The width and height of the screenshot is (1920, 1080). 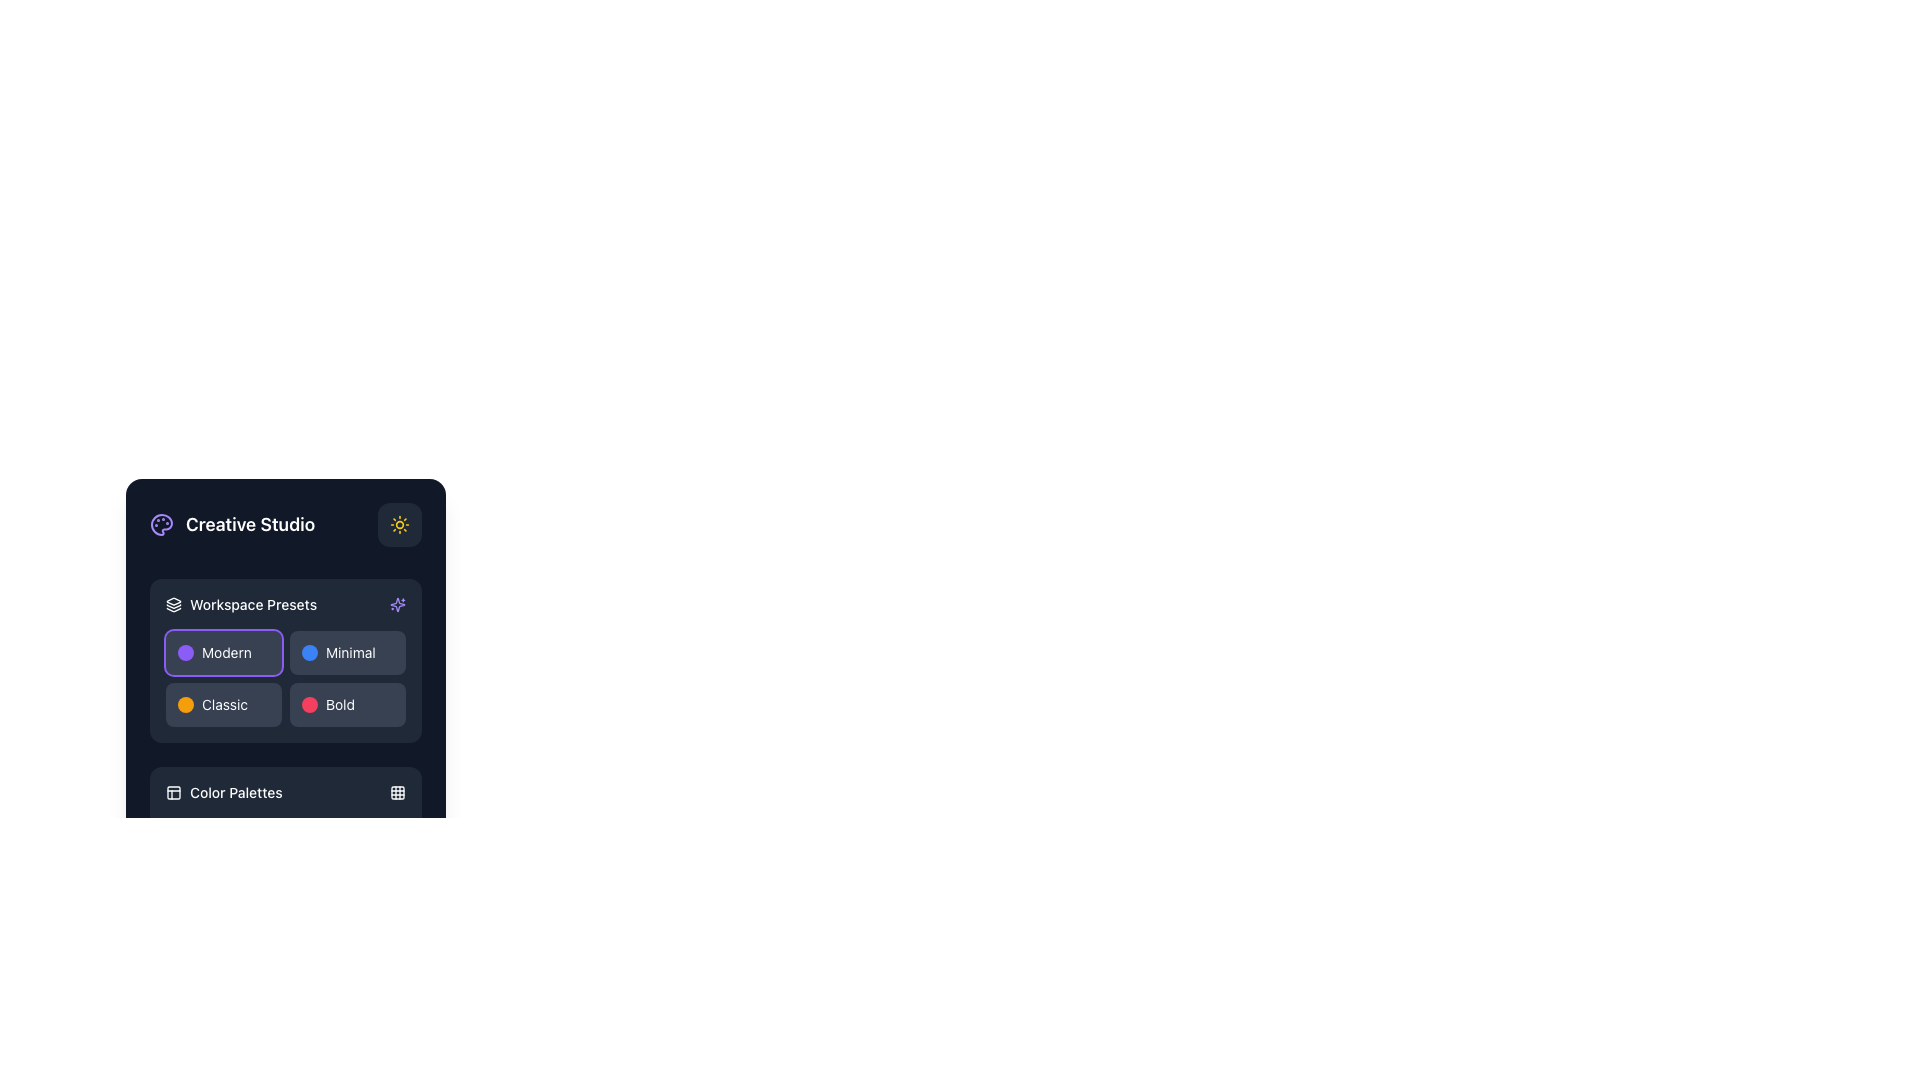 What do you see at coordinates (236, 792) in the screenshot?
I see `'Color Palettes' text label, which is styled in a medium-weight sans-serif font and located in the middle-bottom area of the interface panel, adjacent to an icon` at bounding box center [236, 792].